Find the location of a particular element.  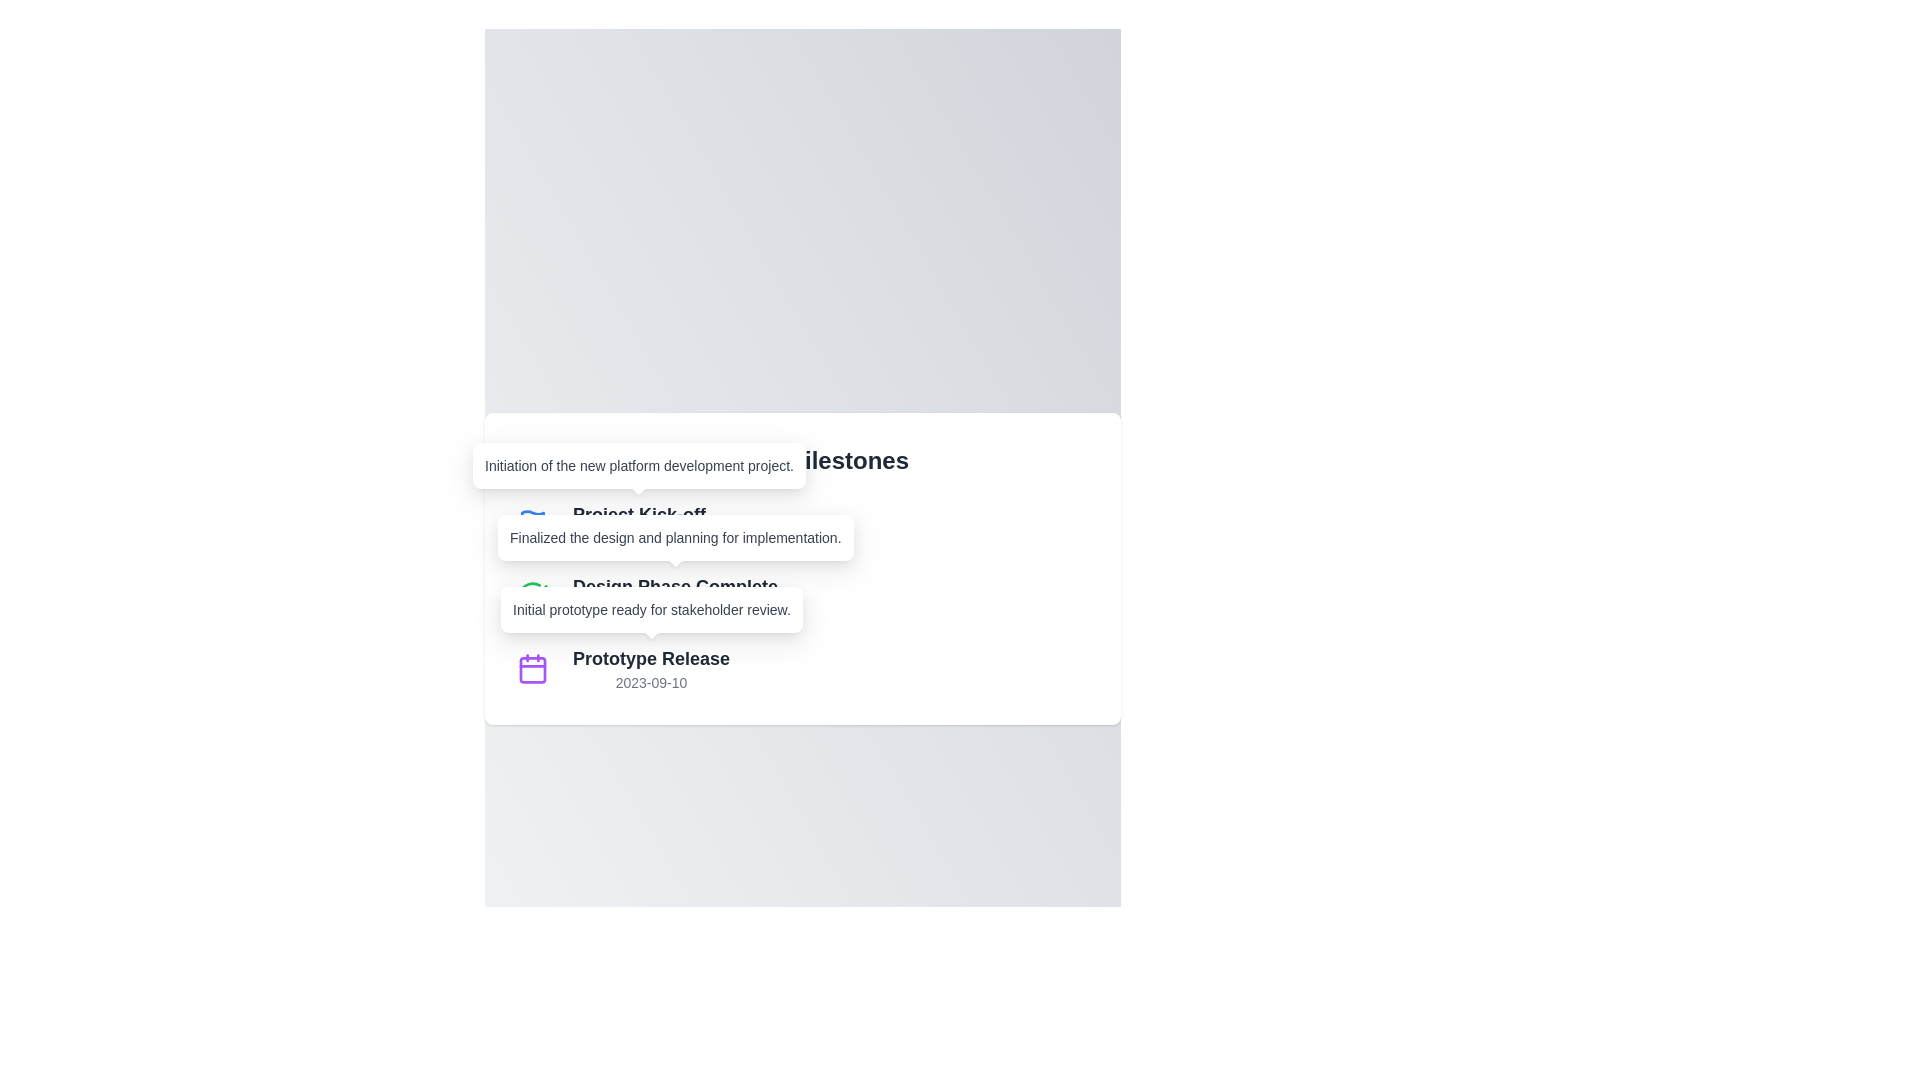

the milestone indicator for 'Design Phase' completion date '2023-07-15' in the project timeline is located at coordinates (802, 596).